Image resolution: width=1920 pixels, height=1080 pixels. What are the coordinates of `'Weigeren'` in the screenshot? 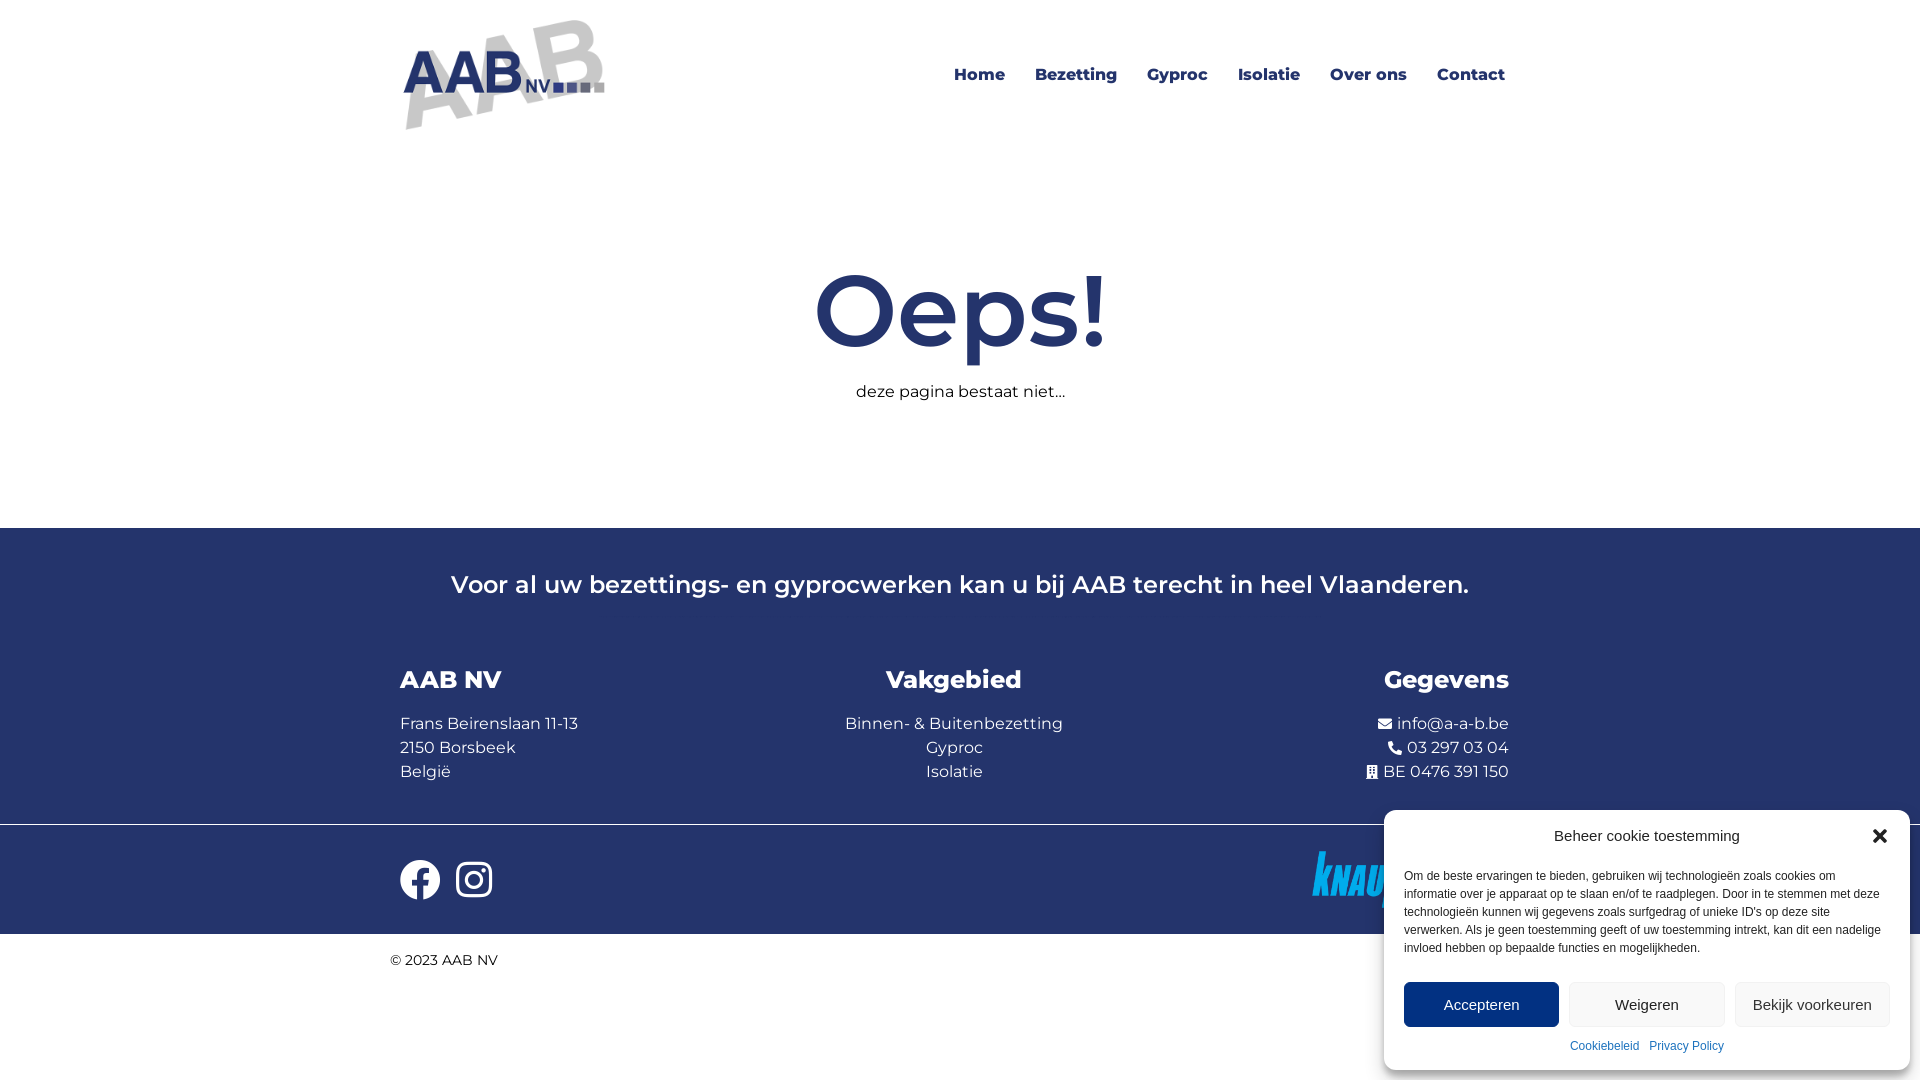 It's located at (1646, 1004).